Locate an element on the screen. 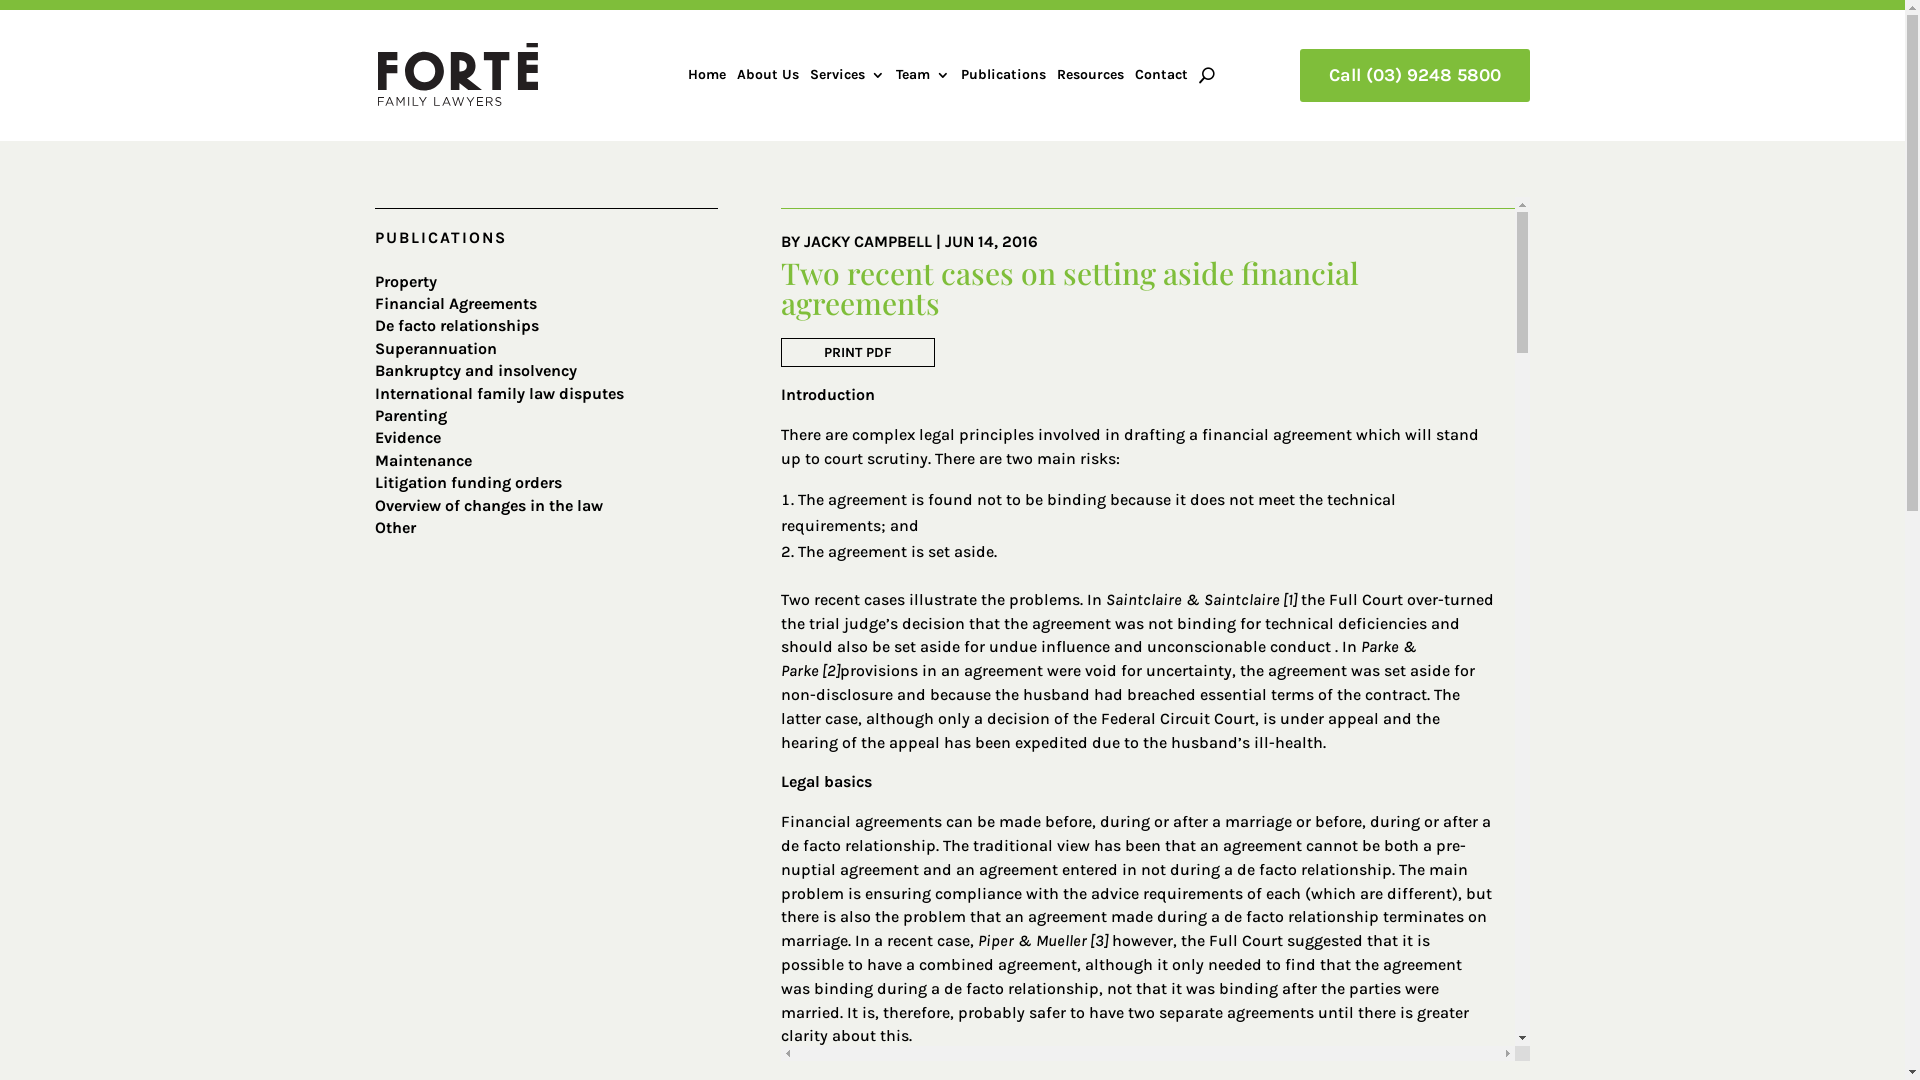 This screenshot has height=1080, width=1920. 'Team' is located at coordinates (921, 77).